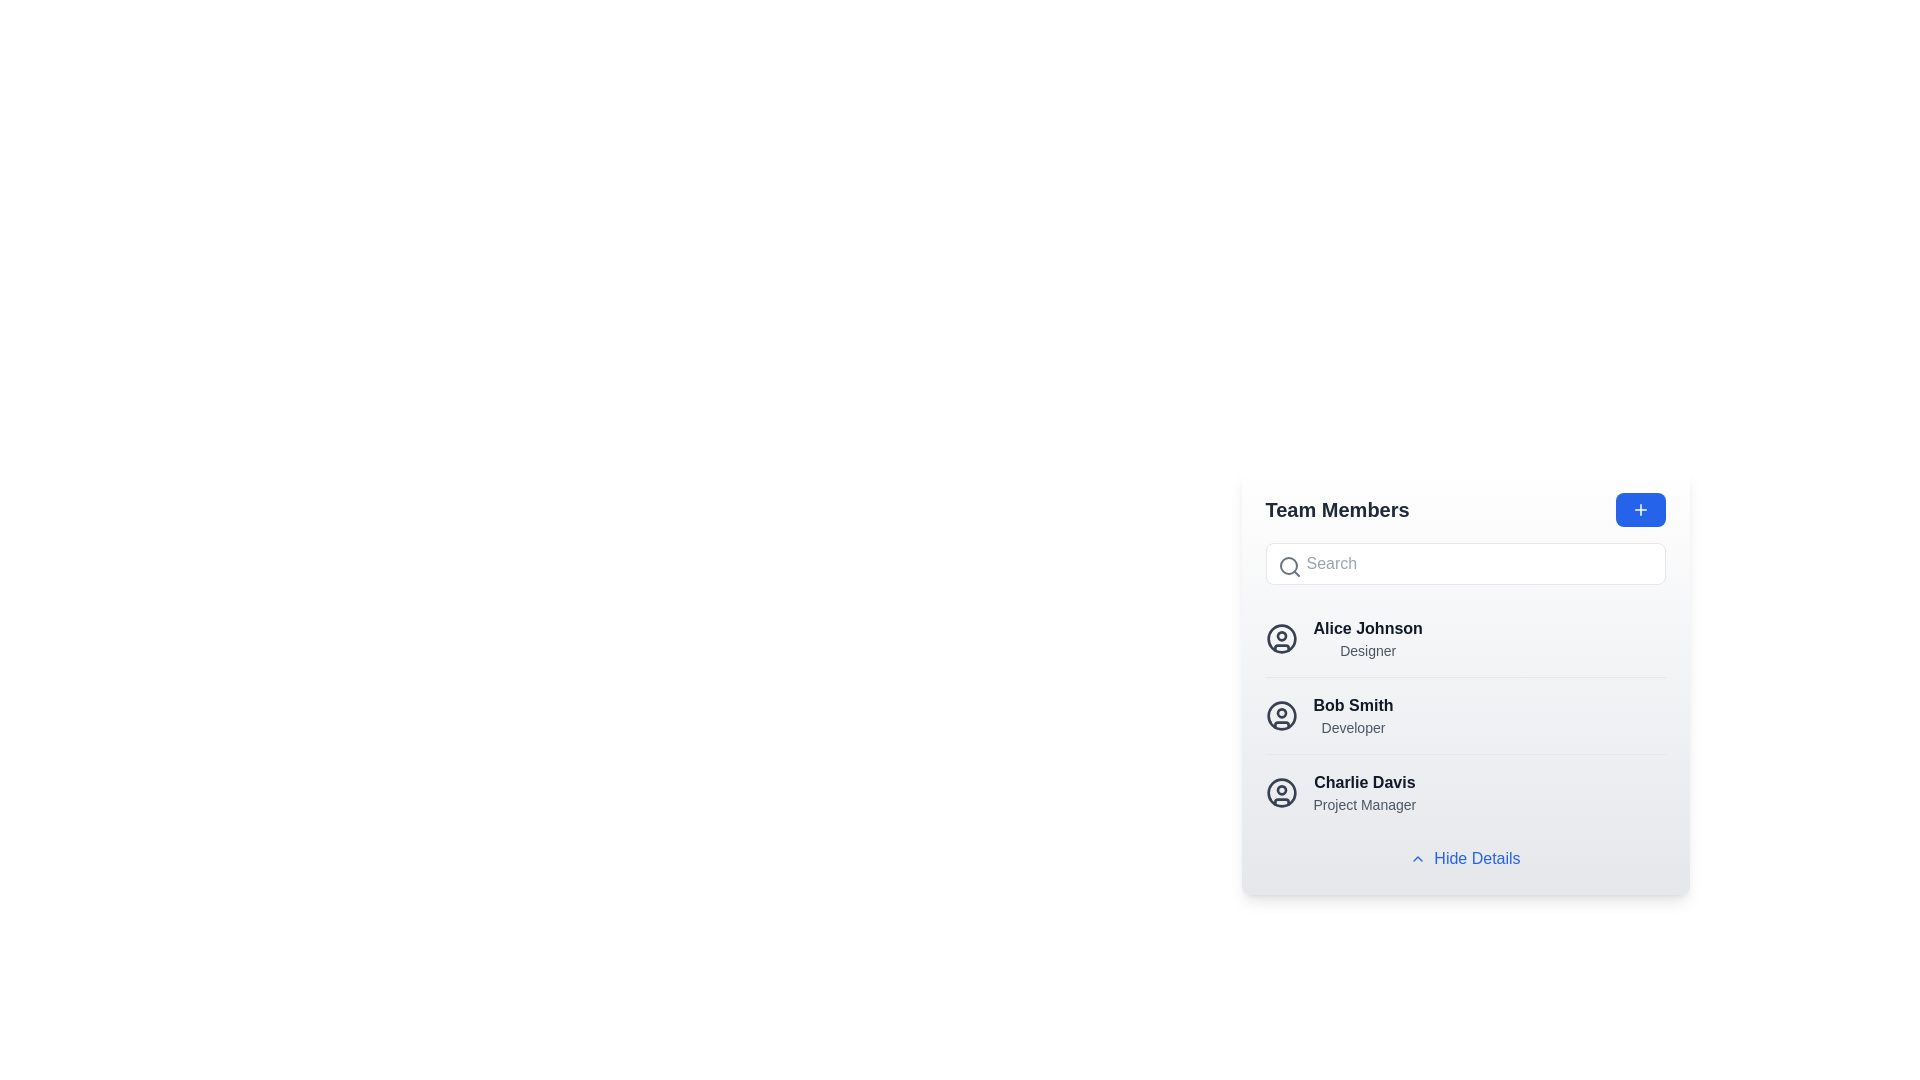  Describe the element at coordinates (1289, 567) in the screenshot. I see `the search input field icon located at the start of the search input field, slightly to the left, which indicates the purpose of entering search queries` at that location.